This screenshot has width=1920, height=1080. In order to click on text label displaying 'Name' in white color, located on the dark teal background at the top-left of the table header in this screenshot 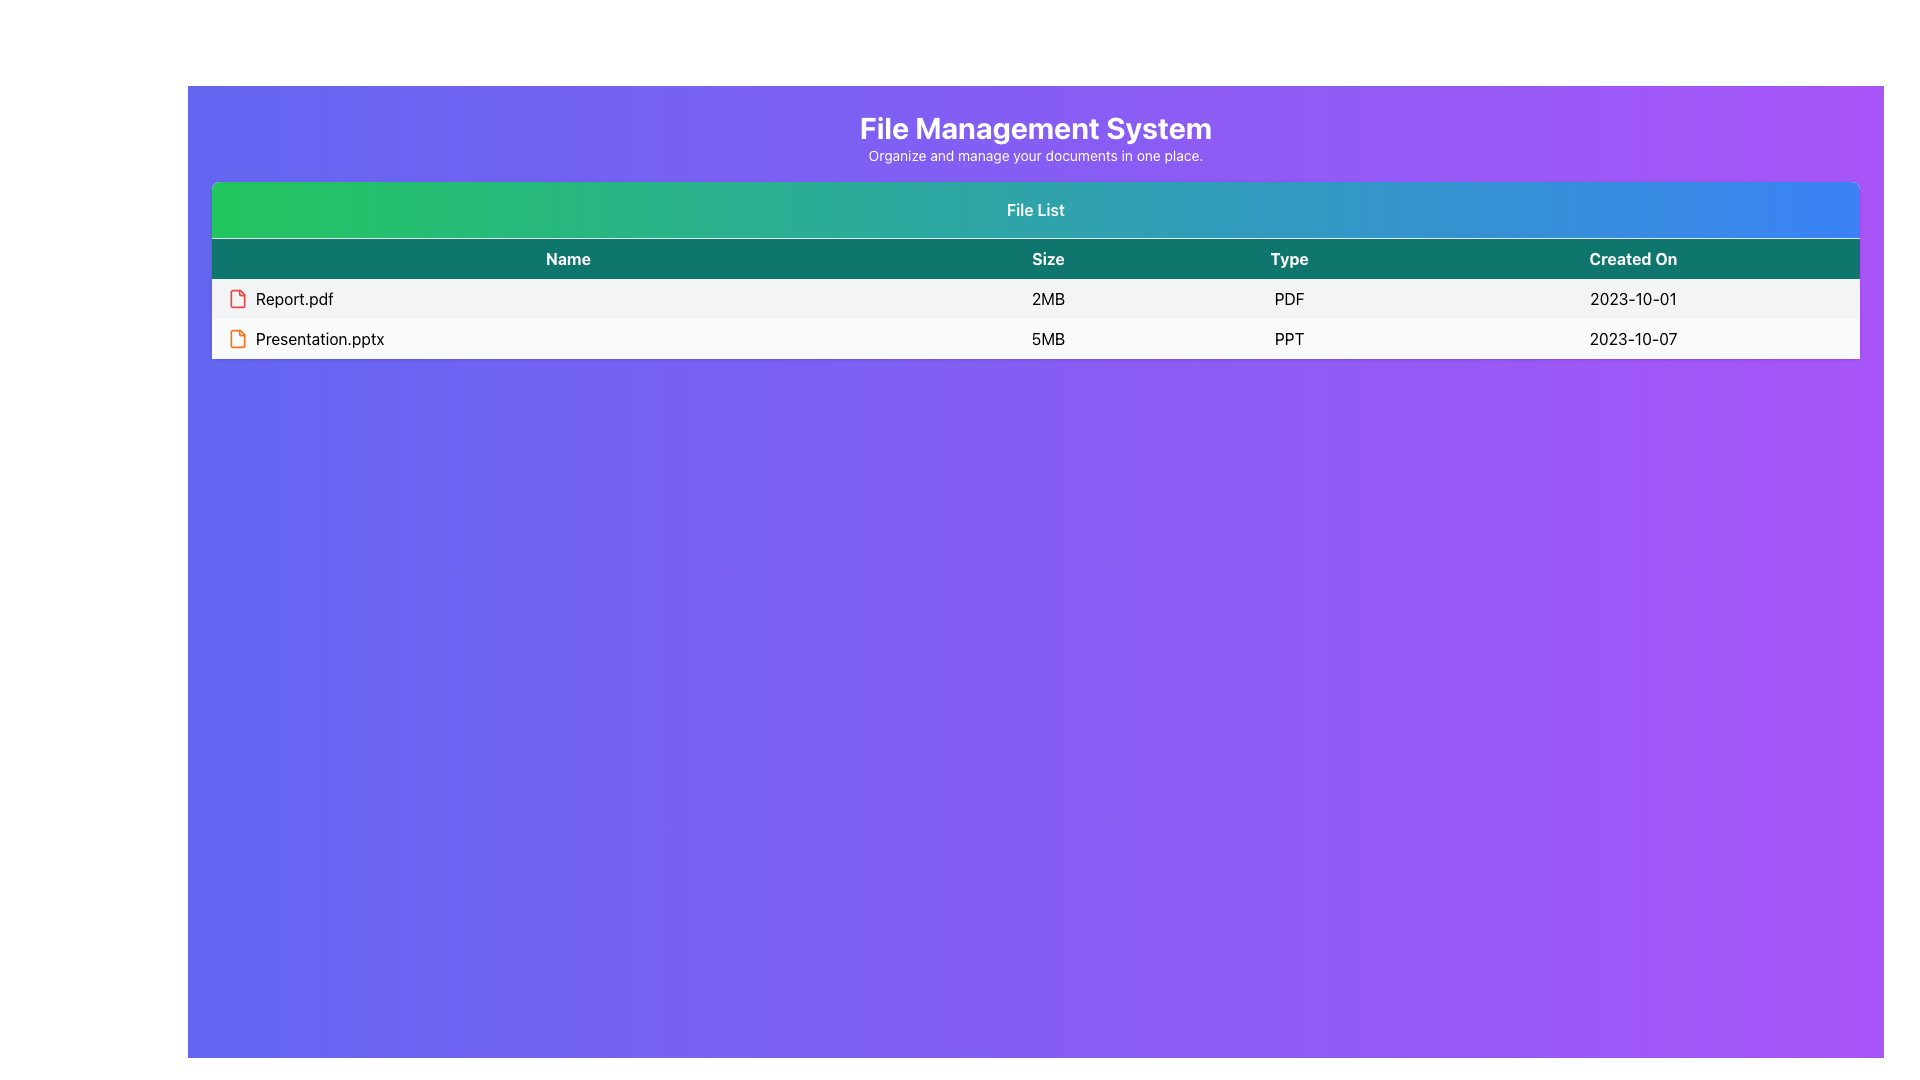, I will do `click(567, 257)`.